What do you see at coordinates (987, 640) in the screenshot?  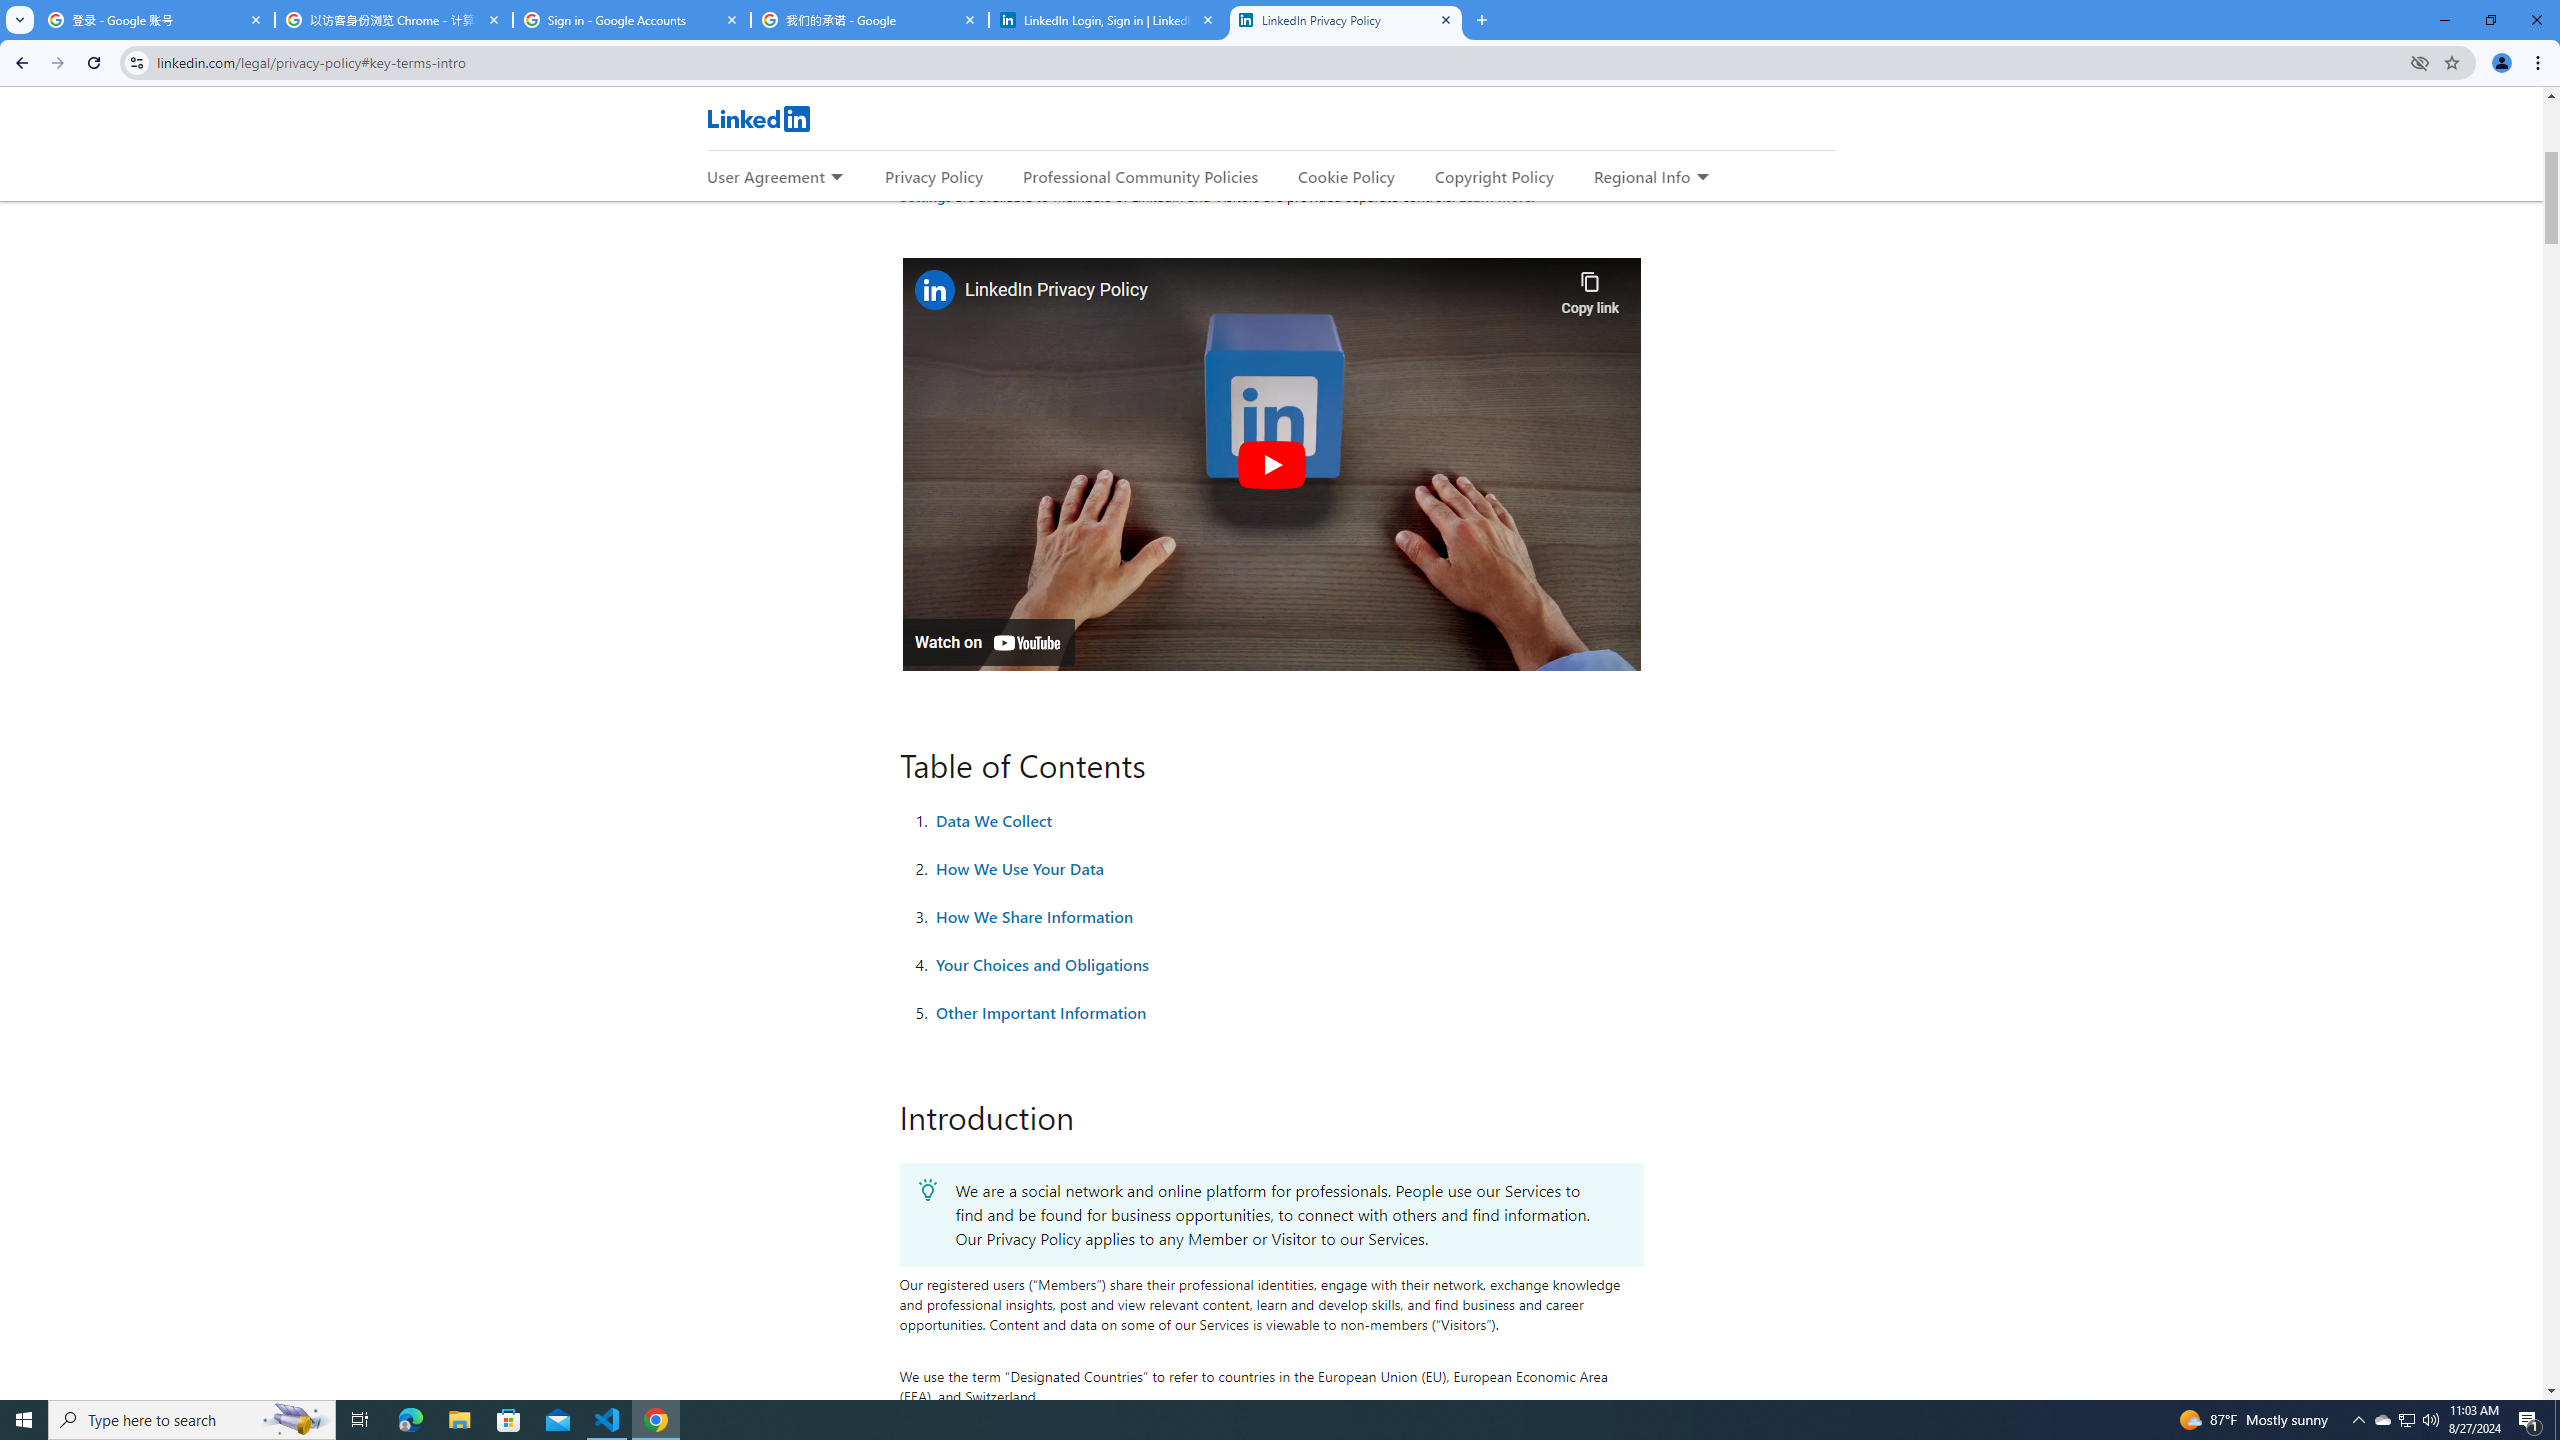 I see `'Watch on YouTube'` at bounding box center [987, 640].